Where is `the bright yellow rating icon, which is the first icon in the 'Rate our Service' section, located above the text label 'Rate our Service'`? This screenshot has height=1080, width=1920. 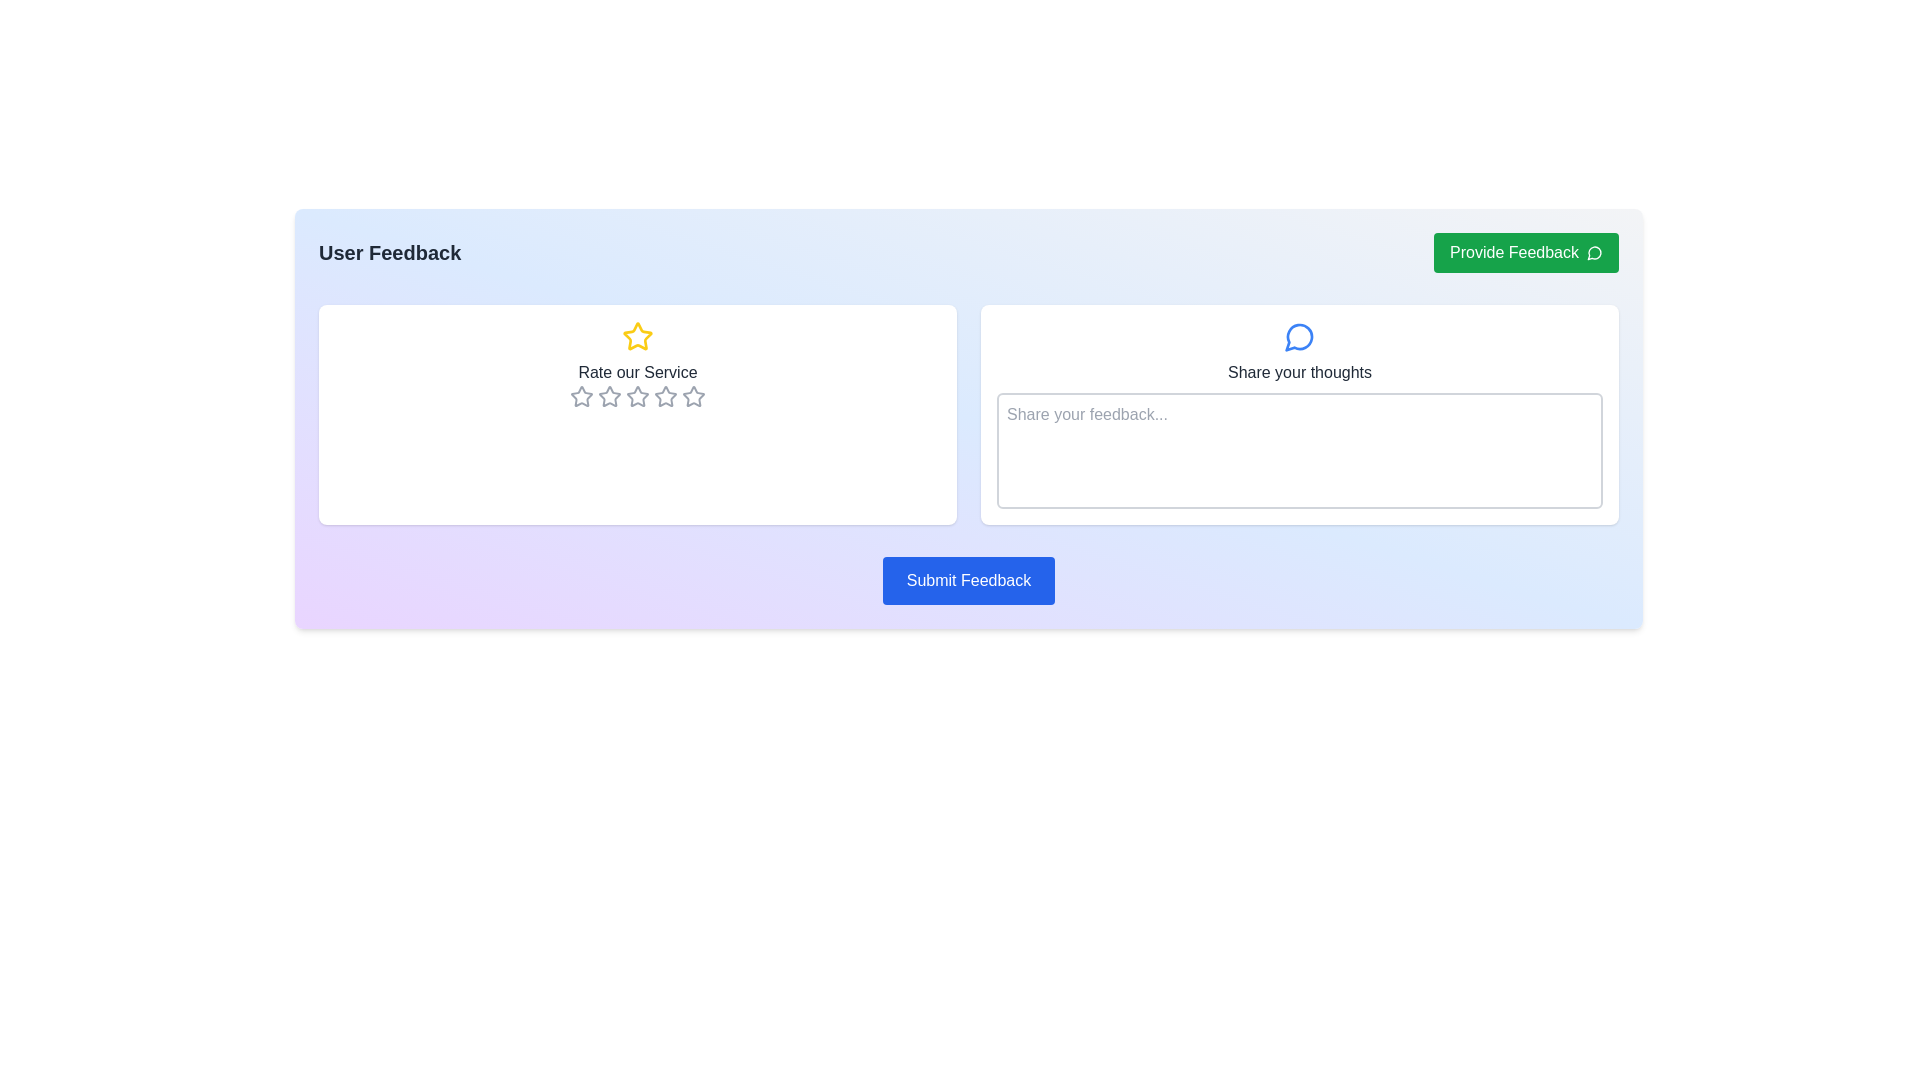
the bright yellow rating icon, which is the first icon in the 'Rate our Service' section, located above the text label 'Rate our Service' is located at coordinates (637, 335).